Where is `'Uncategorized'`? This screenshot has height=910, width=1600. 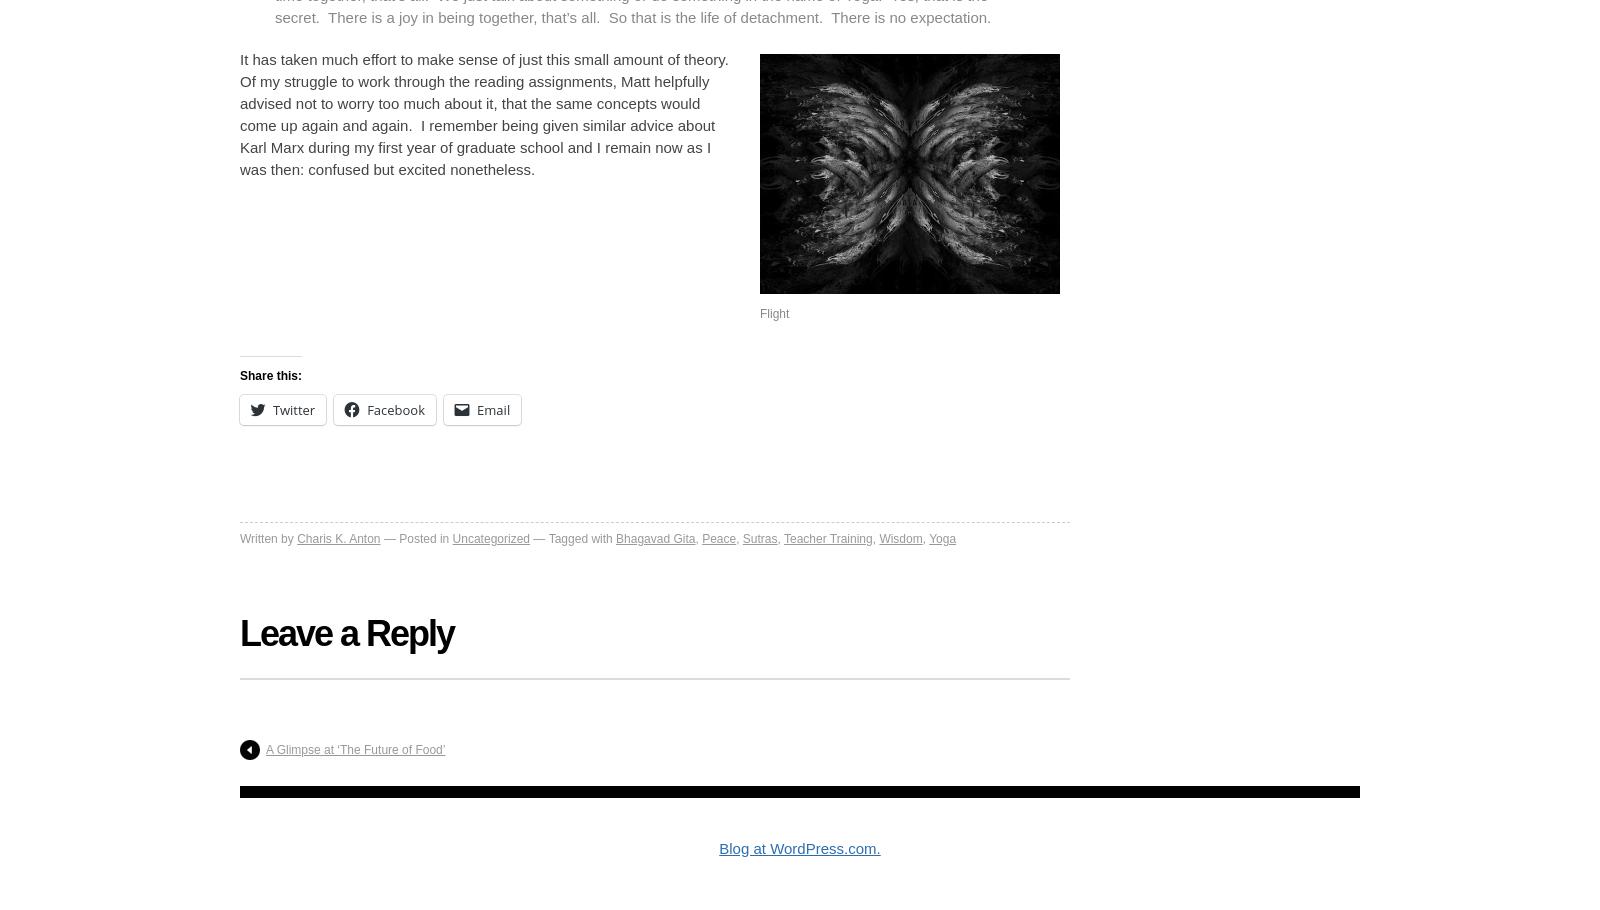 'Uncategorized' is located at coordinates (490, 536).